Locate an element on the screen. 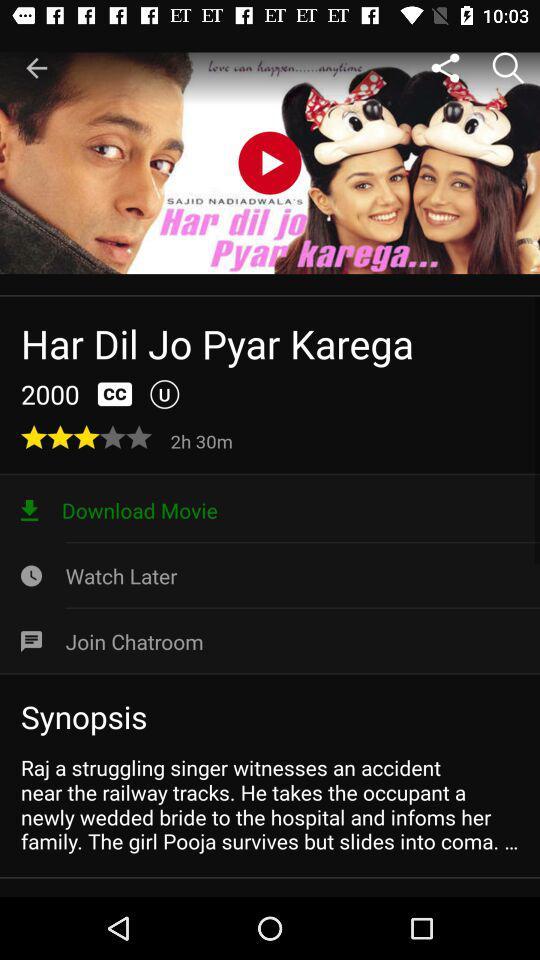 The image size is (540, 960). icon above the join chatroom icon is located at coordinates (270, 576).